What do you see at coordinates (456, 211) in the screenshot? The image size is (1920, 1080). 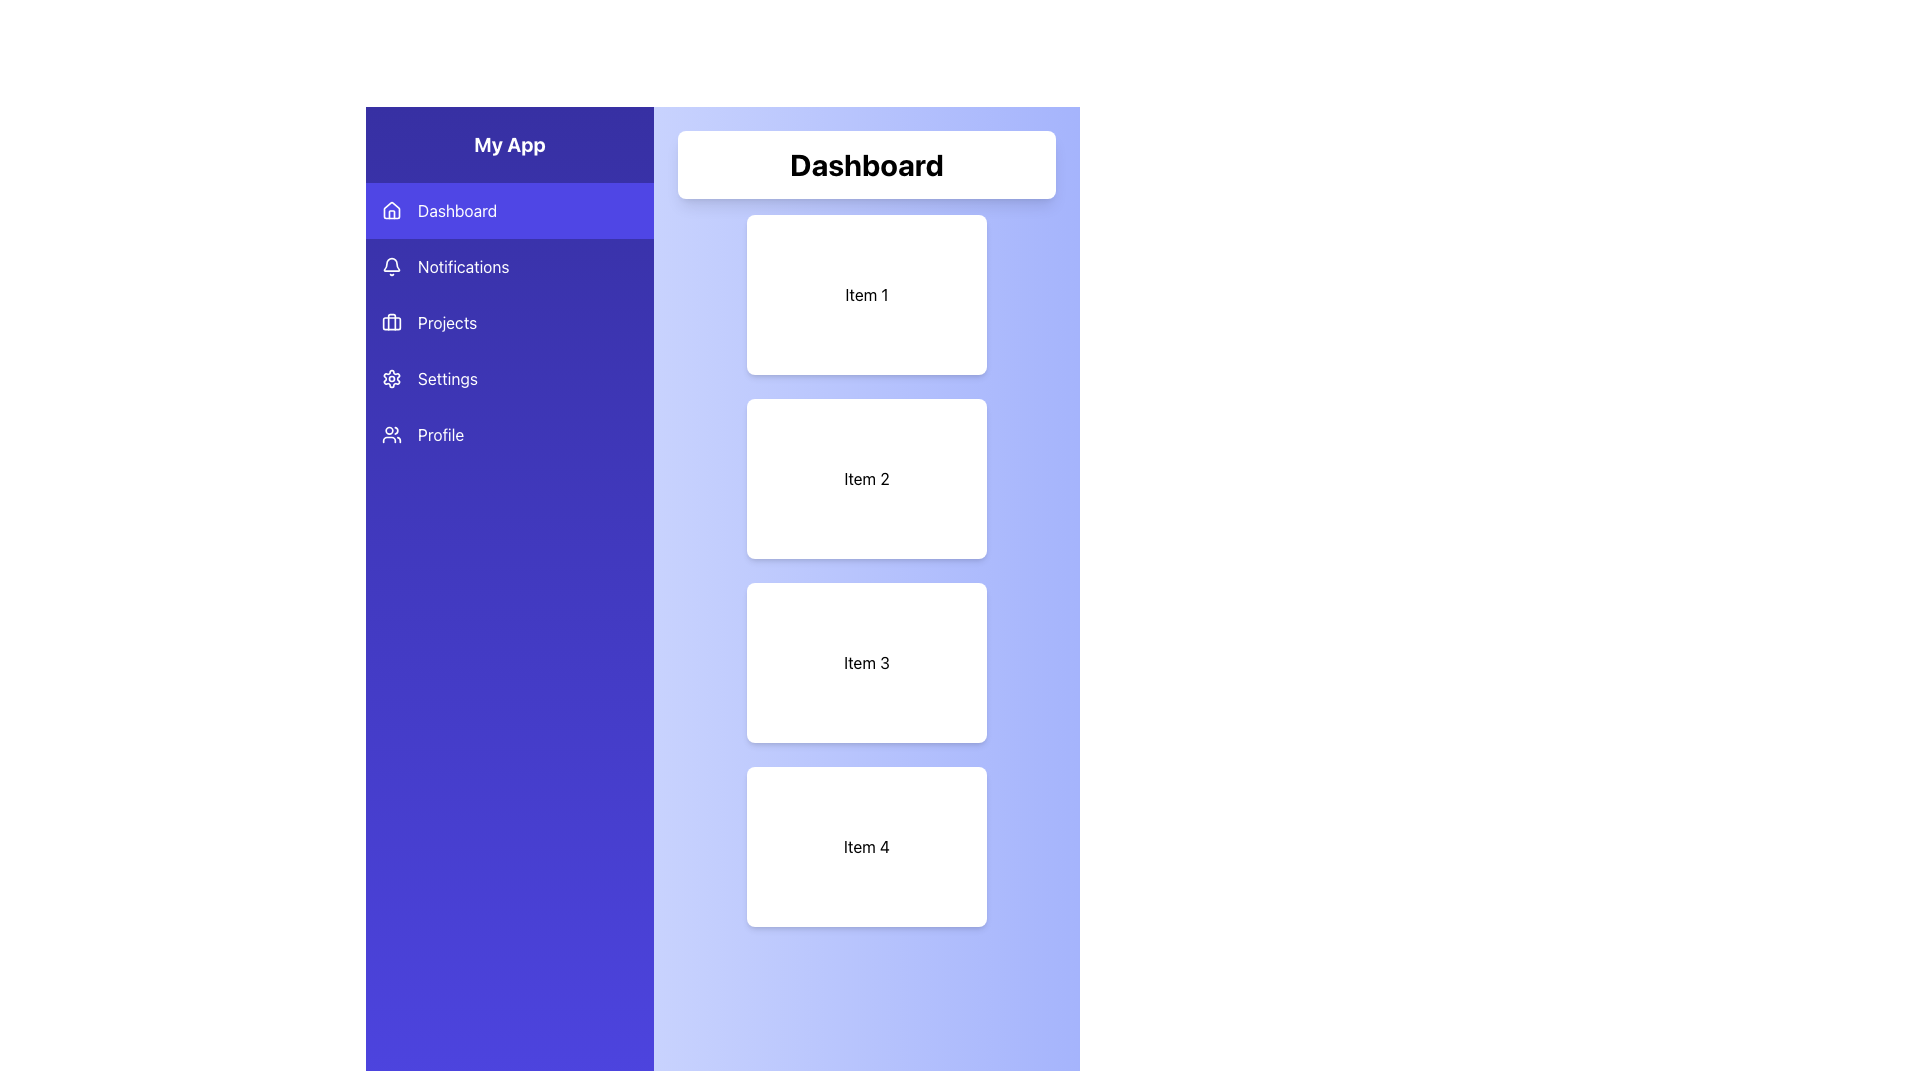 I see `the 'Dashboard' text label, which is styled with white text on a blue background and located in the vertical navigation menu to trigger hover effects` at bounding box center [456, 211].